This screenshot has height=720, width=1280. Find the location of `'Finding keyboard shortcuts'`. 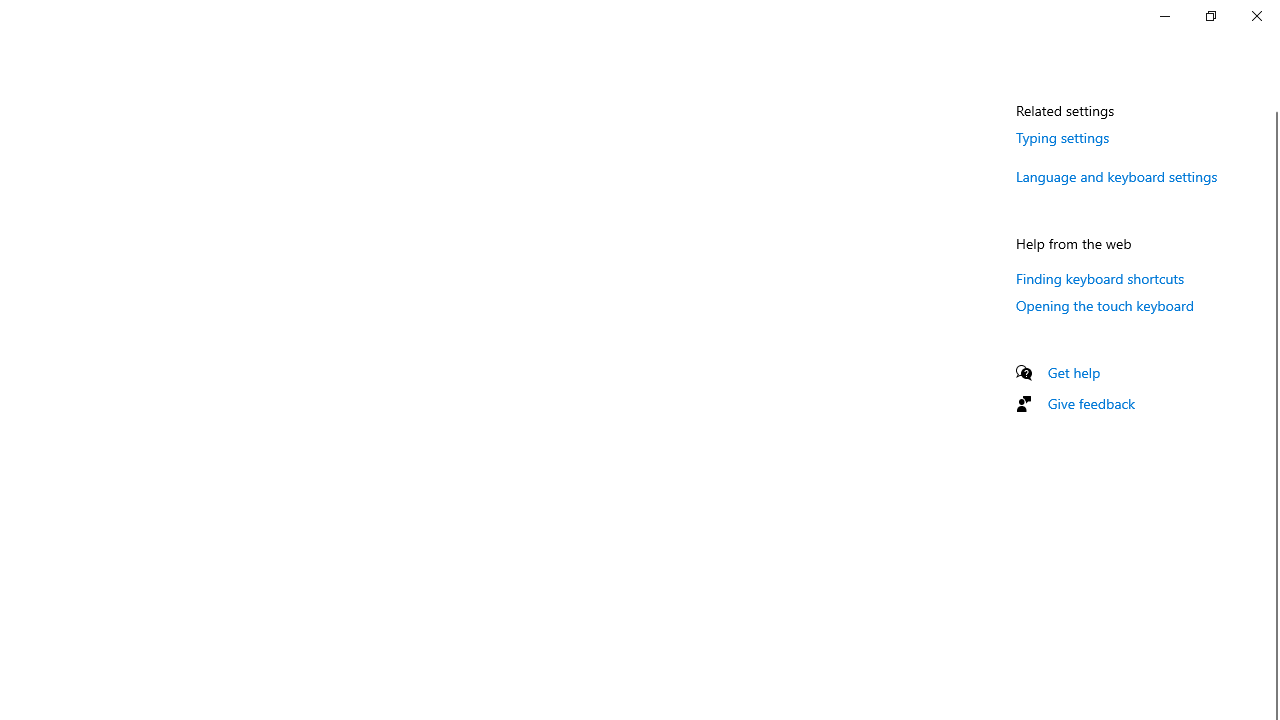

'Finding keyboard shortcuts' is located at coordinates (1099, 278).